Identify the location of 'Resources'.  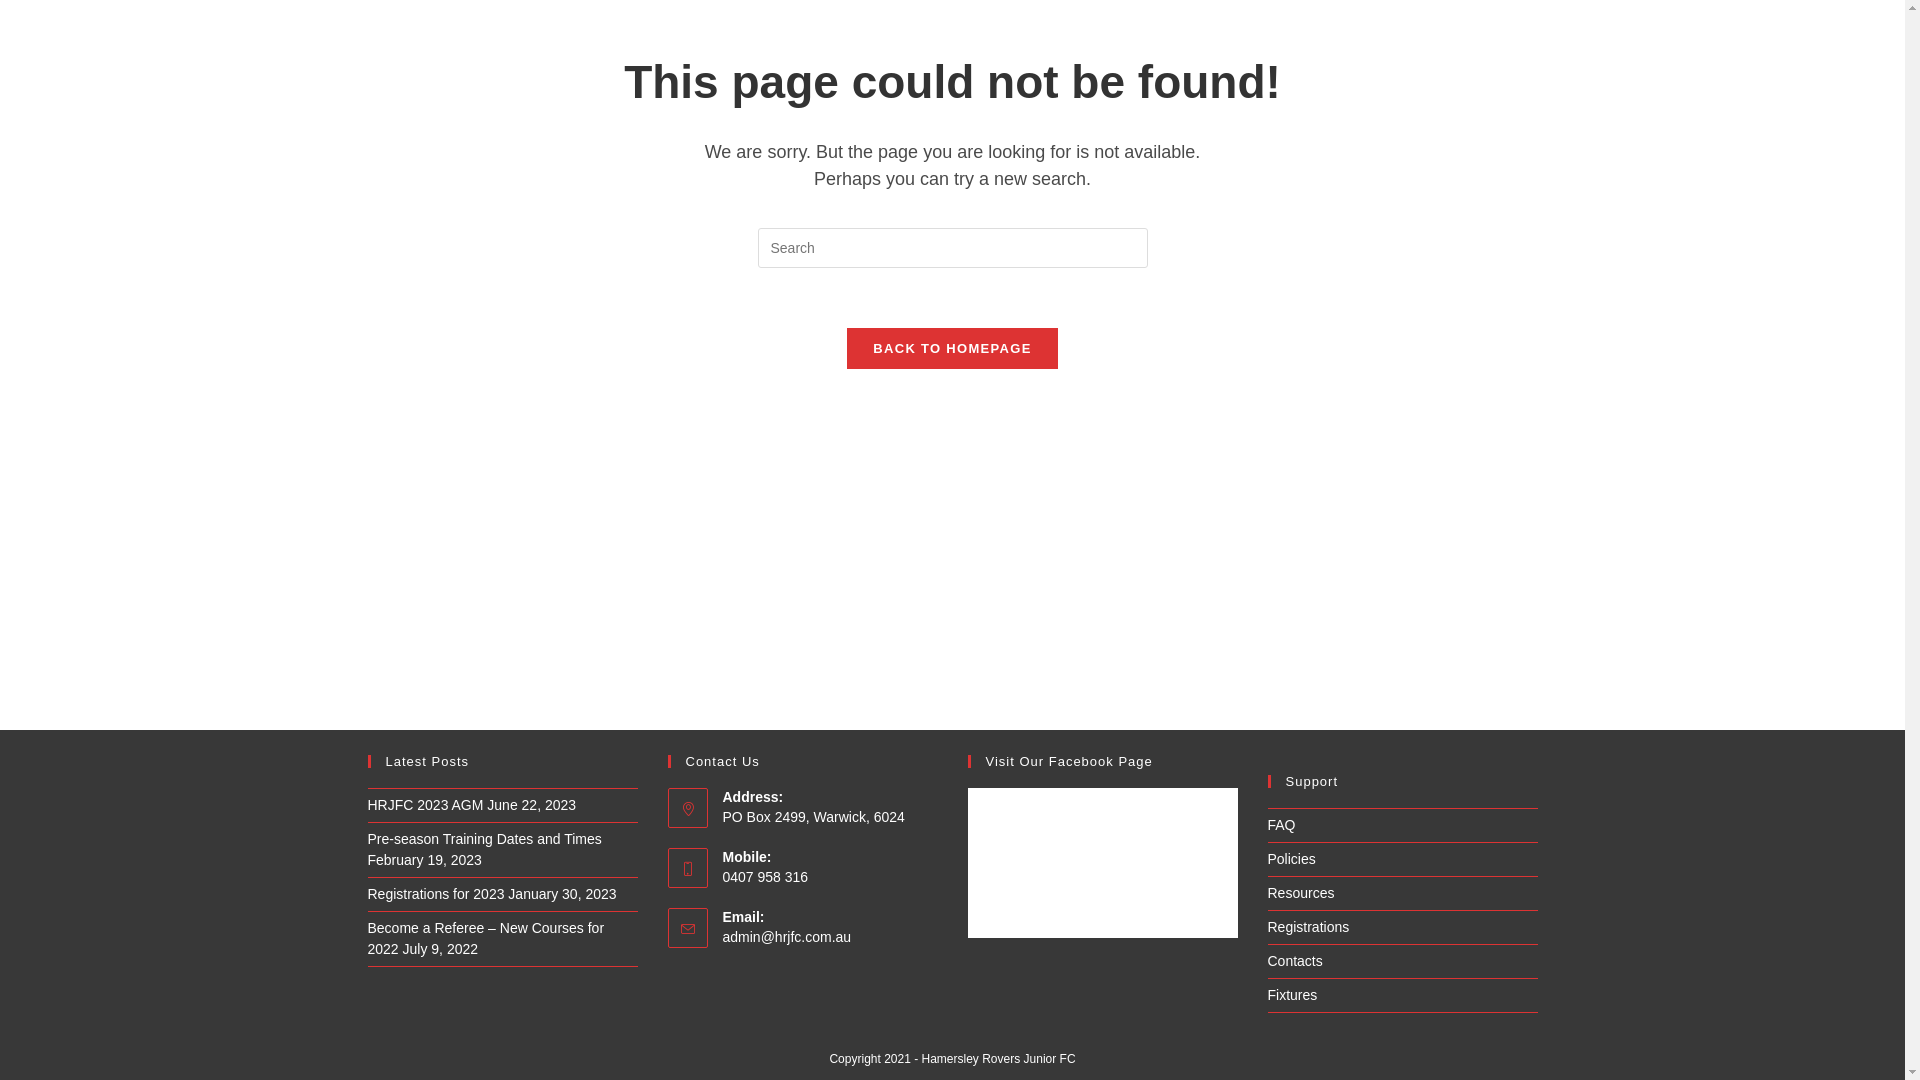
(1301, 892).